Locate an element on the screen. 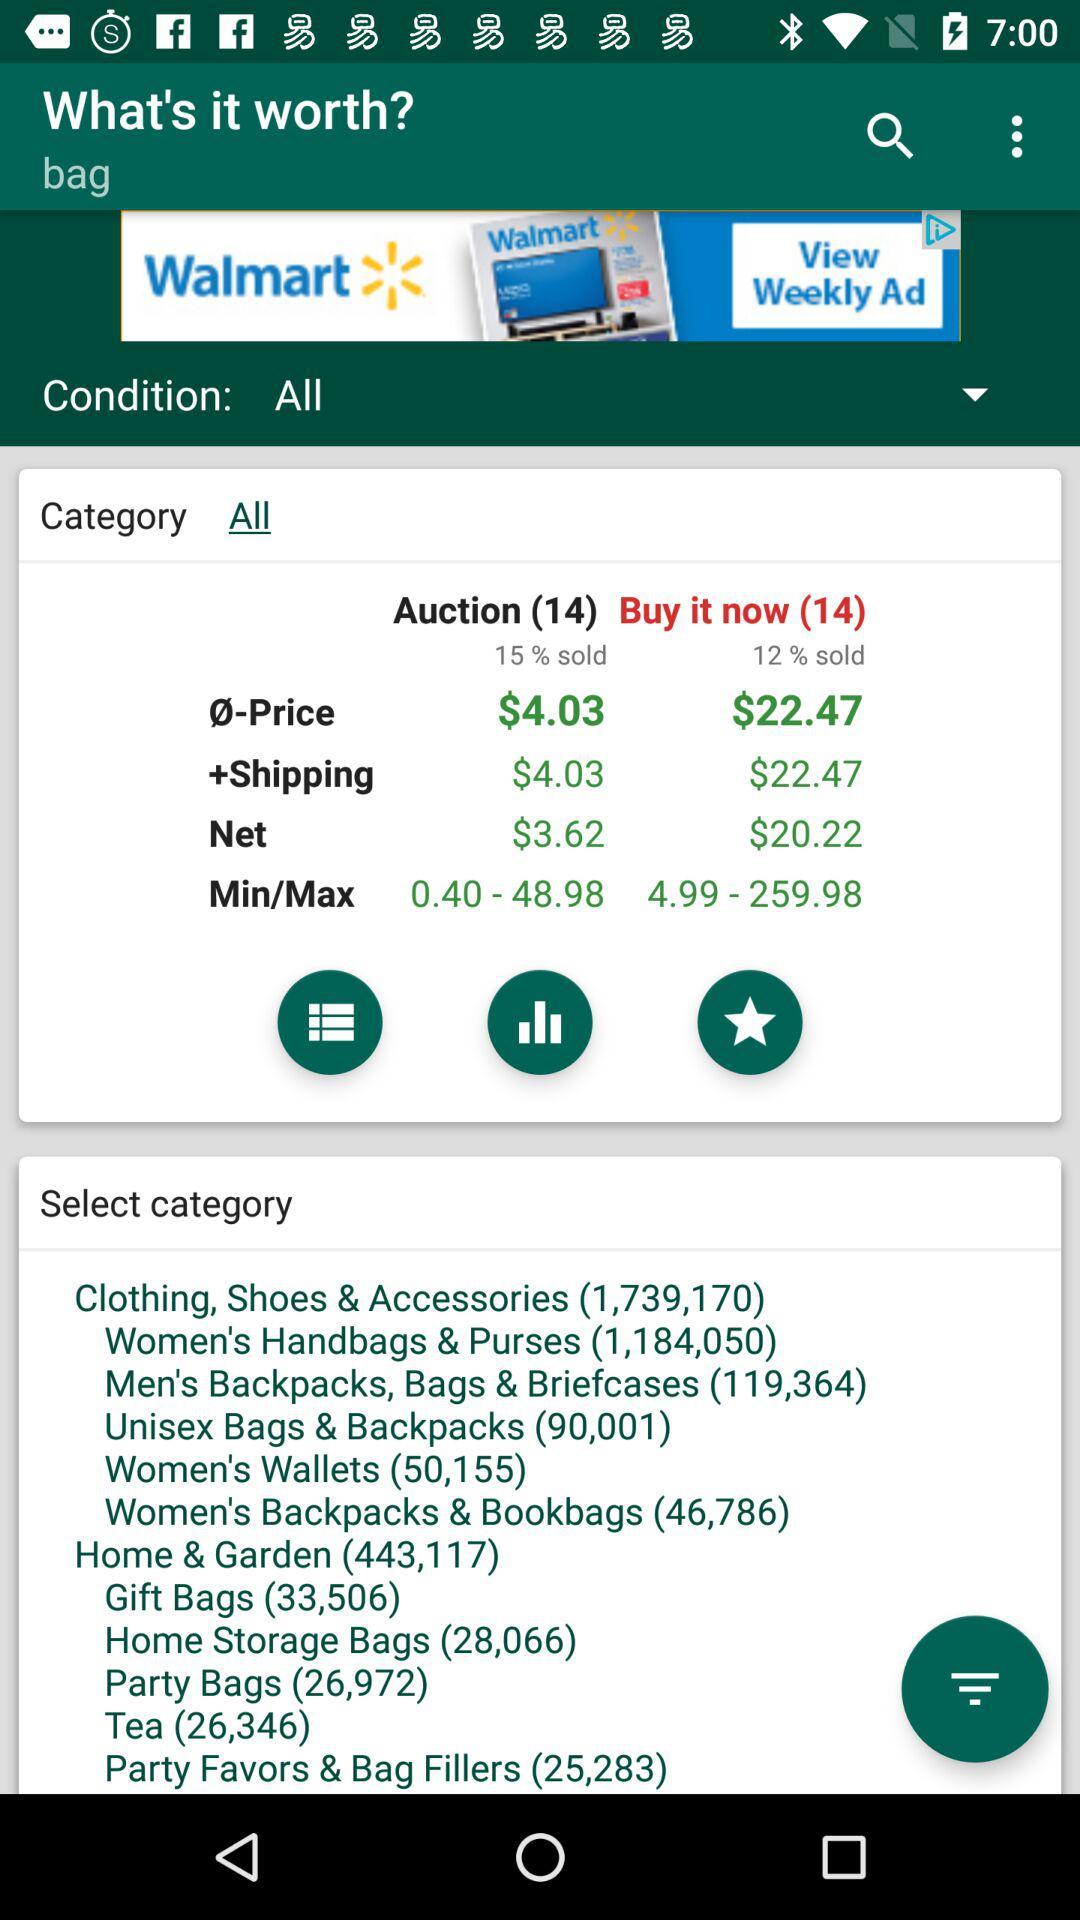 The height and width of the screenshot is (1920, 1080). the text present under select category is located at coordinates (540, 1469).